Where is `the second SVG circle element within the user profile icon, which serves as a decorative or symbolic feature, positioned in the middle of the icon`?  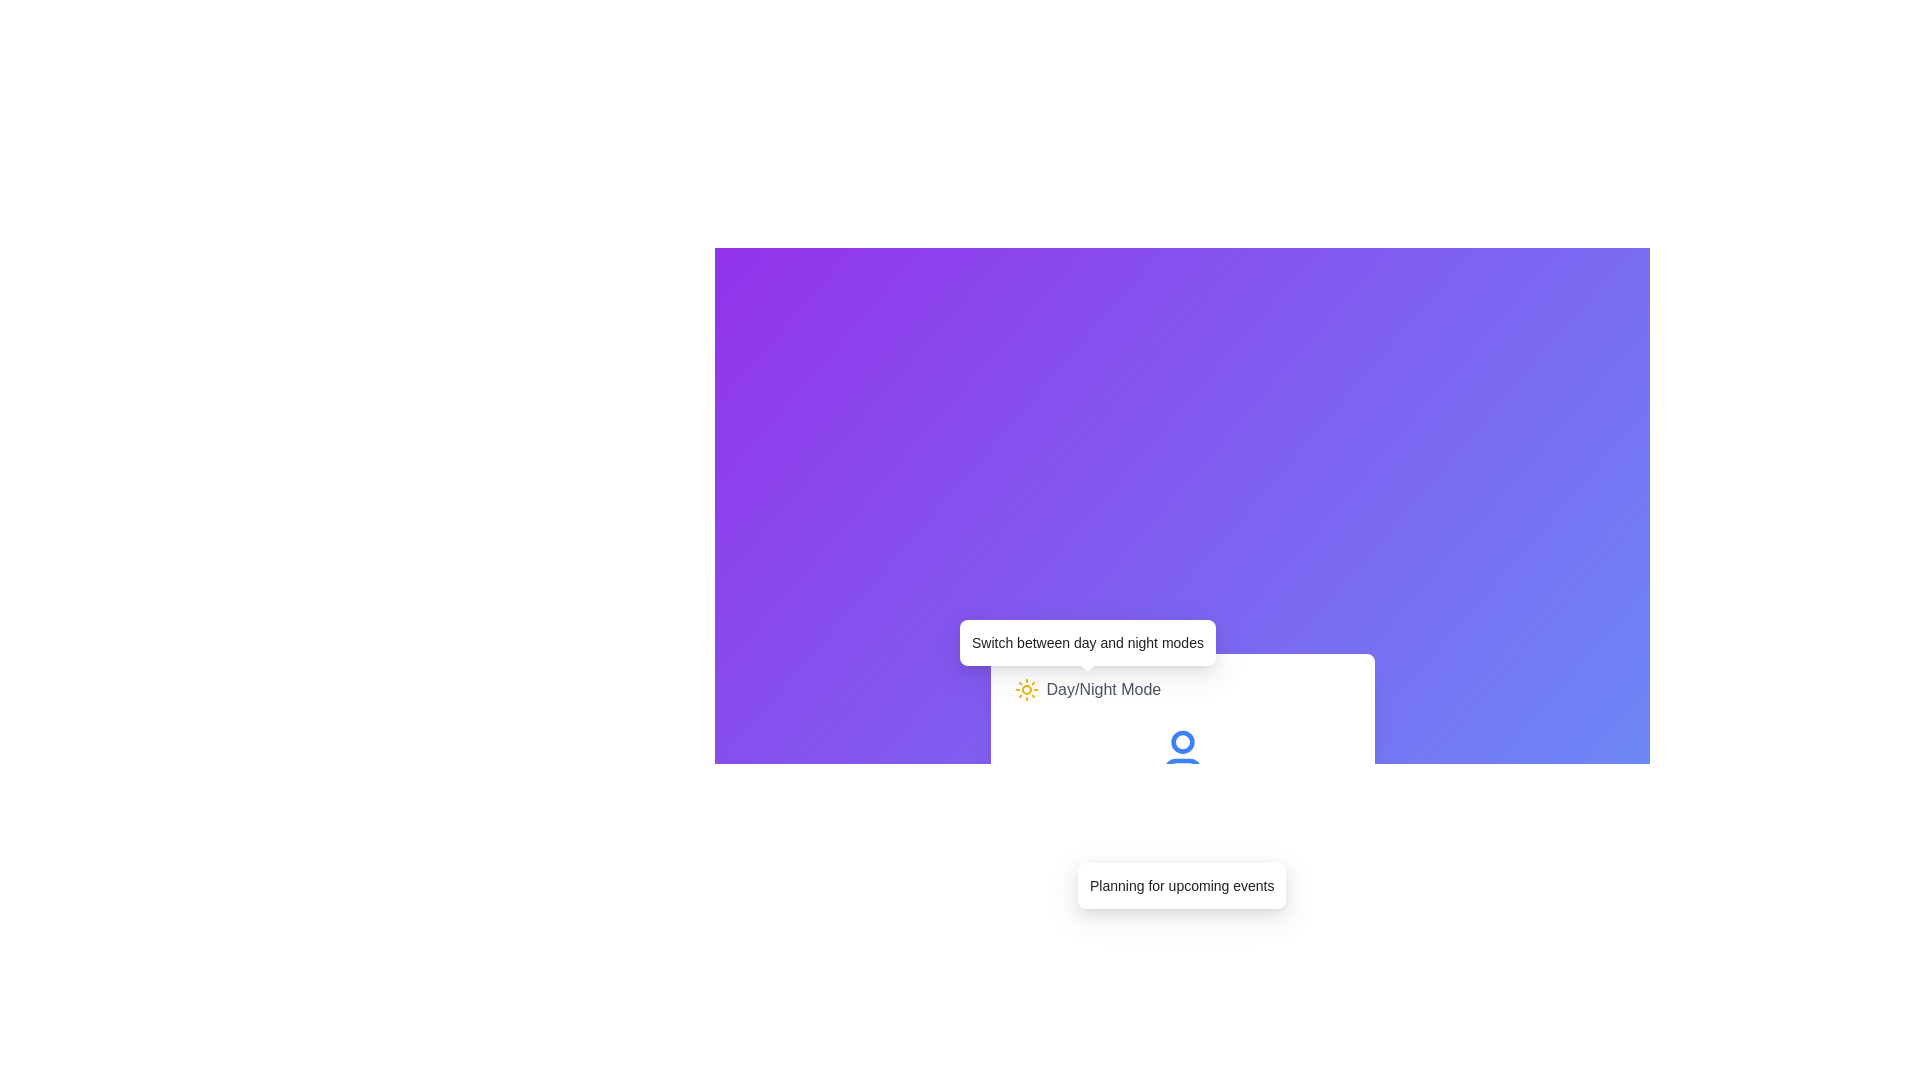 the second SVG circle element within the user profile icon, which serves as a decorative or symbolic feature, positioned in the middle of the icon is located at coordinates (1182, 742).